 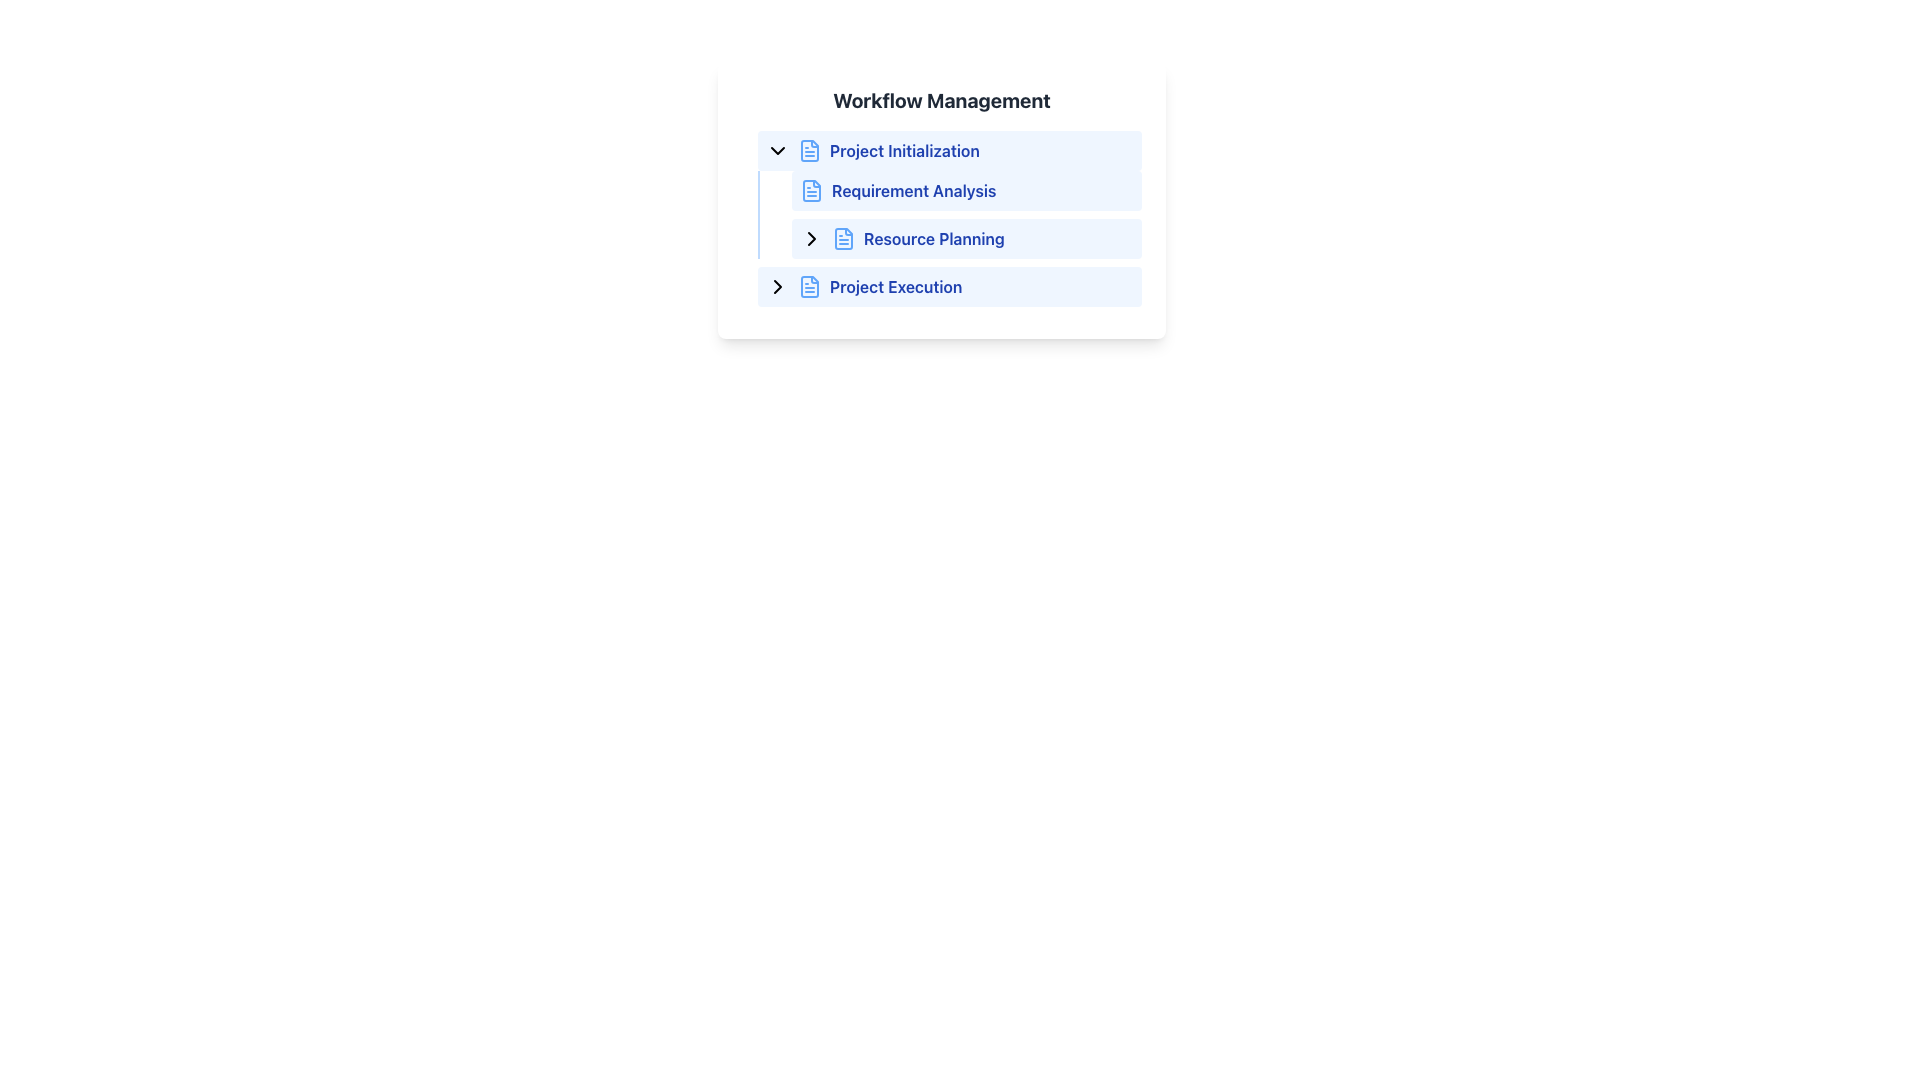 What do you see at coordinates (810, 286) in the screenshot?
I see `the SVG icon that visually represents the associated list item for 'Project Execution' in the workflow steps under 'Workflow Management'` at bounding box center [810, 286].